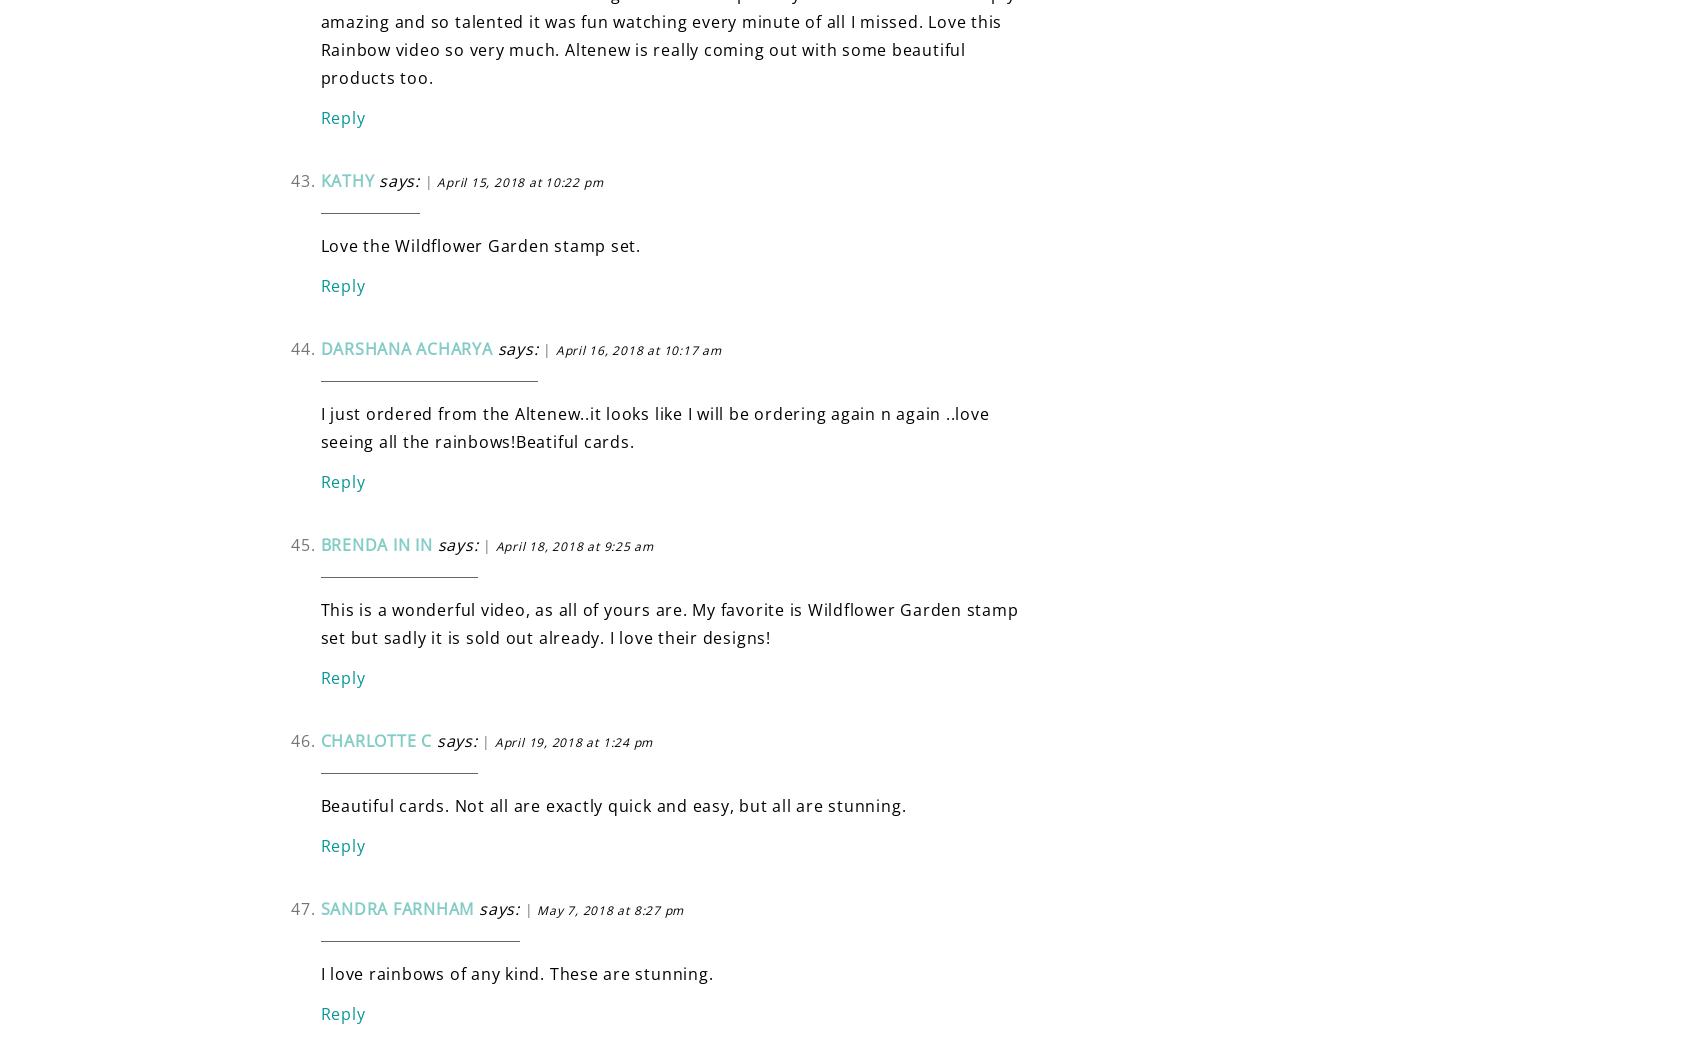 This screenshot has height=1060, width=1701. Describe the element at coordinates (319, 178) in the screenshot. I see `'Kathy'` at that location.